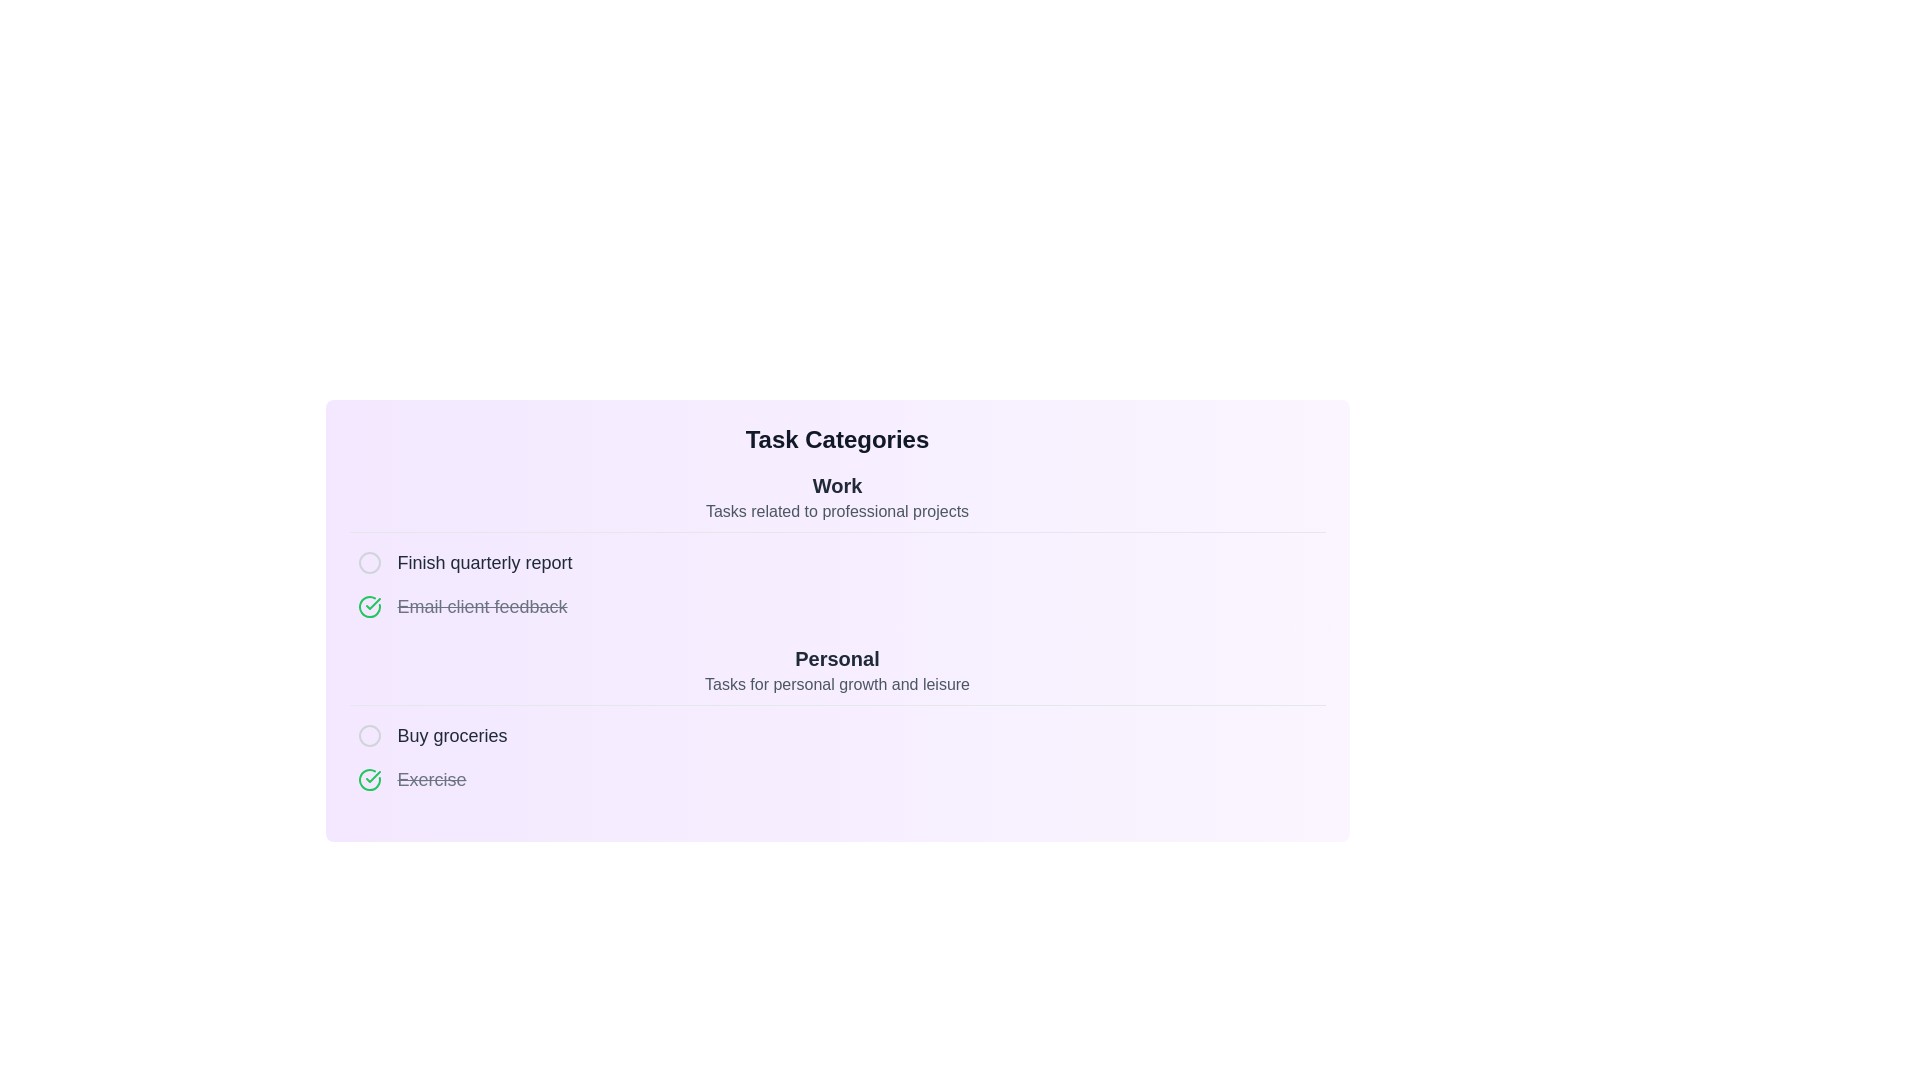  What do you see at coordinates (369, 736) in the screenshot?
I see `the Circle SVG graphic element representing the task status toggle next to 'Buy groceries' in the Personal category to interact with it` at bounding box center [369, 736].